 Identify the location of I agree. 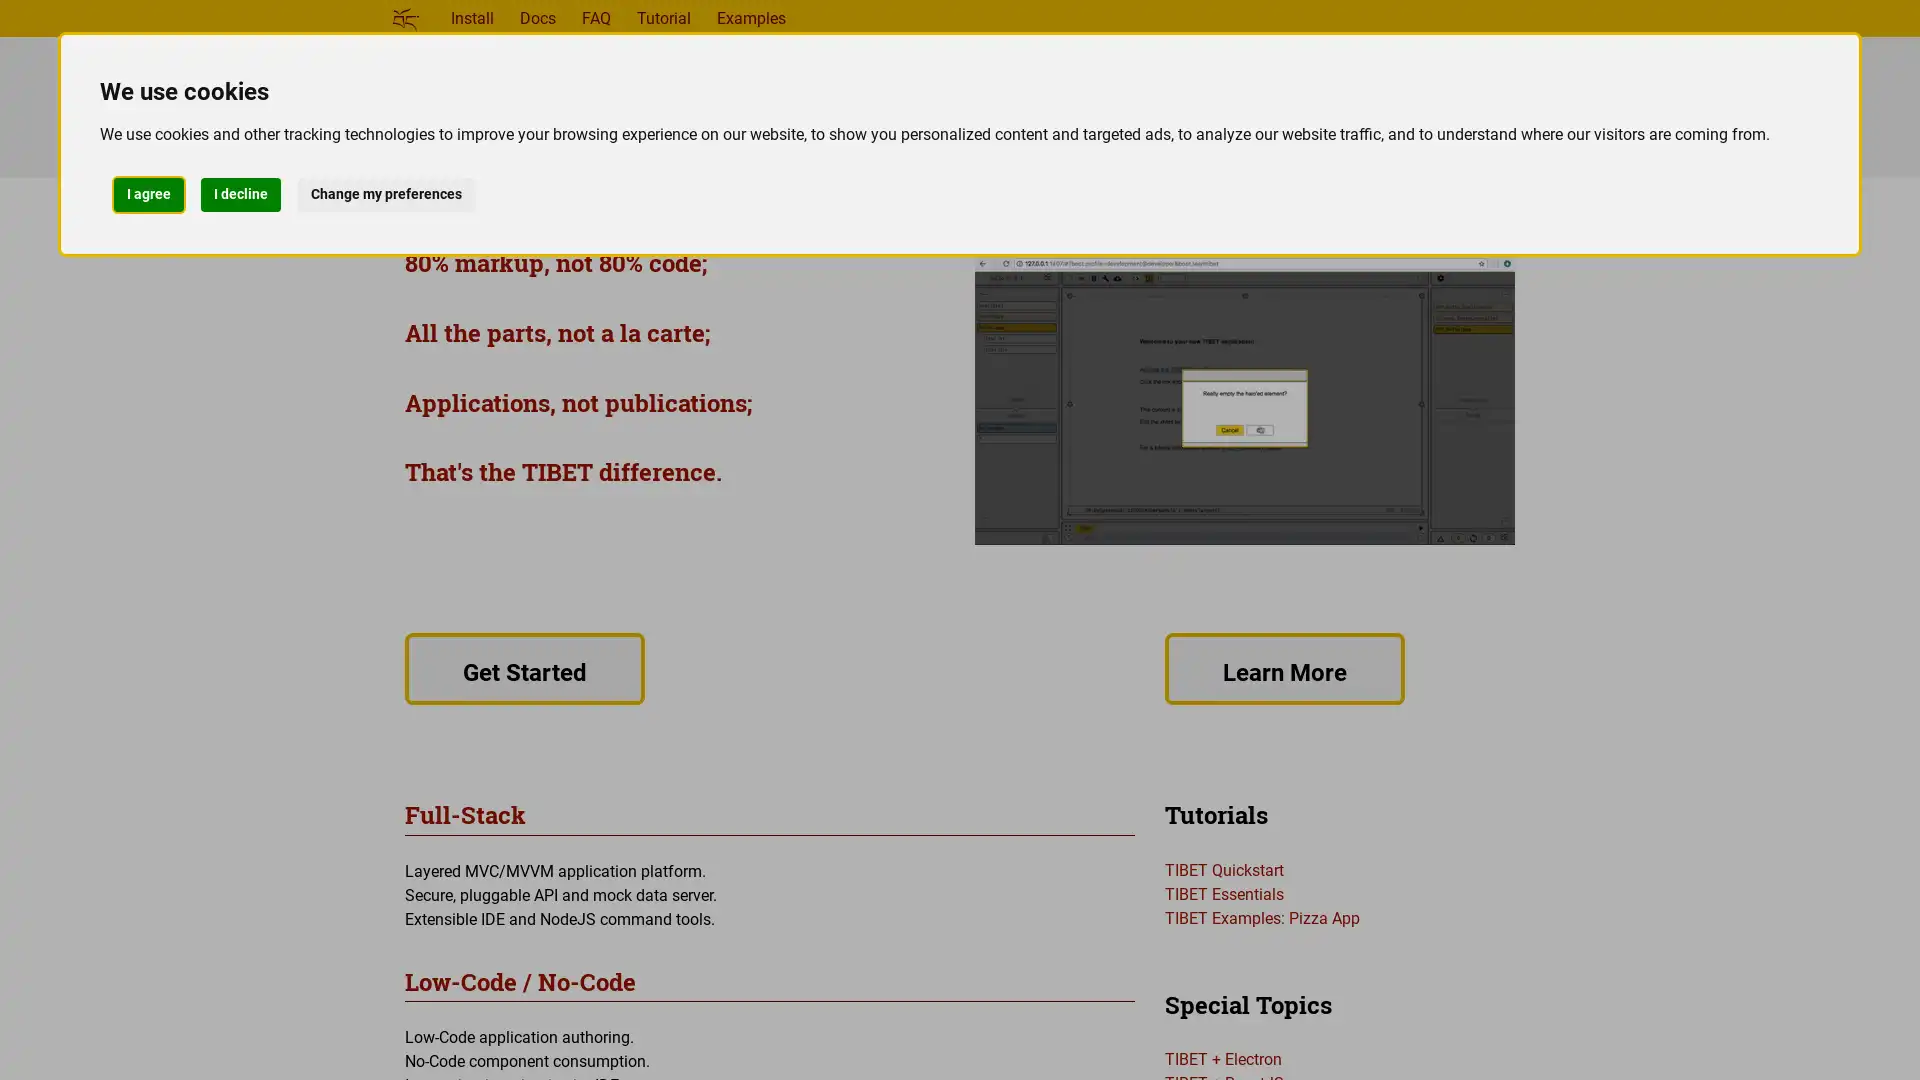
(147, 193).